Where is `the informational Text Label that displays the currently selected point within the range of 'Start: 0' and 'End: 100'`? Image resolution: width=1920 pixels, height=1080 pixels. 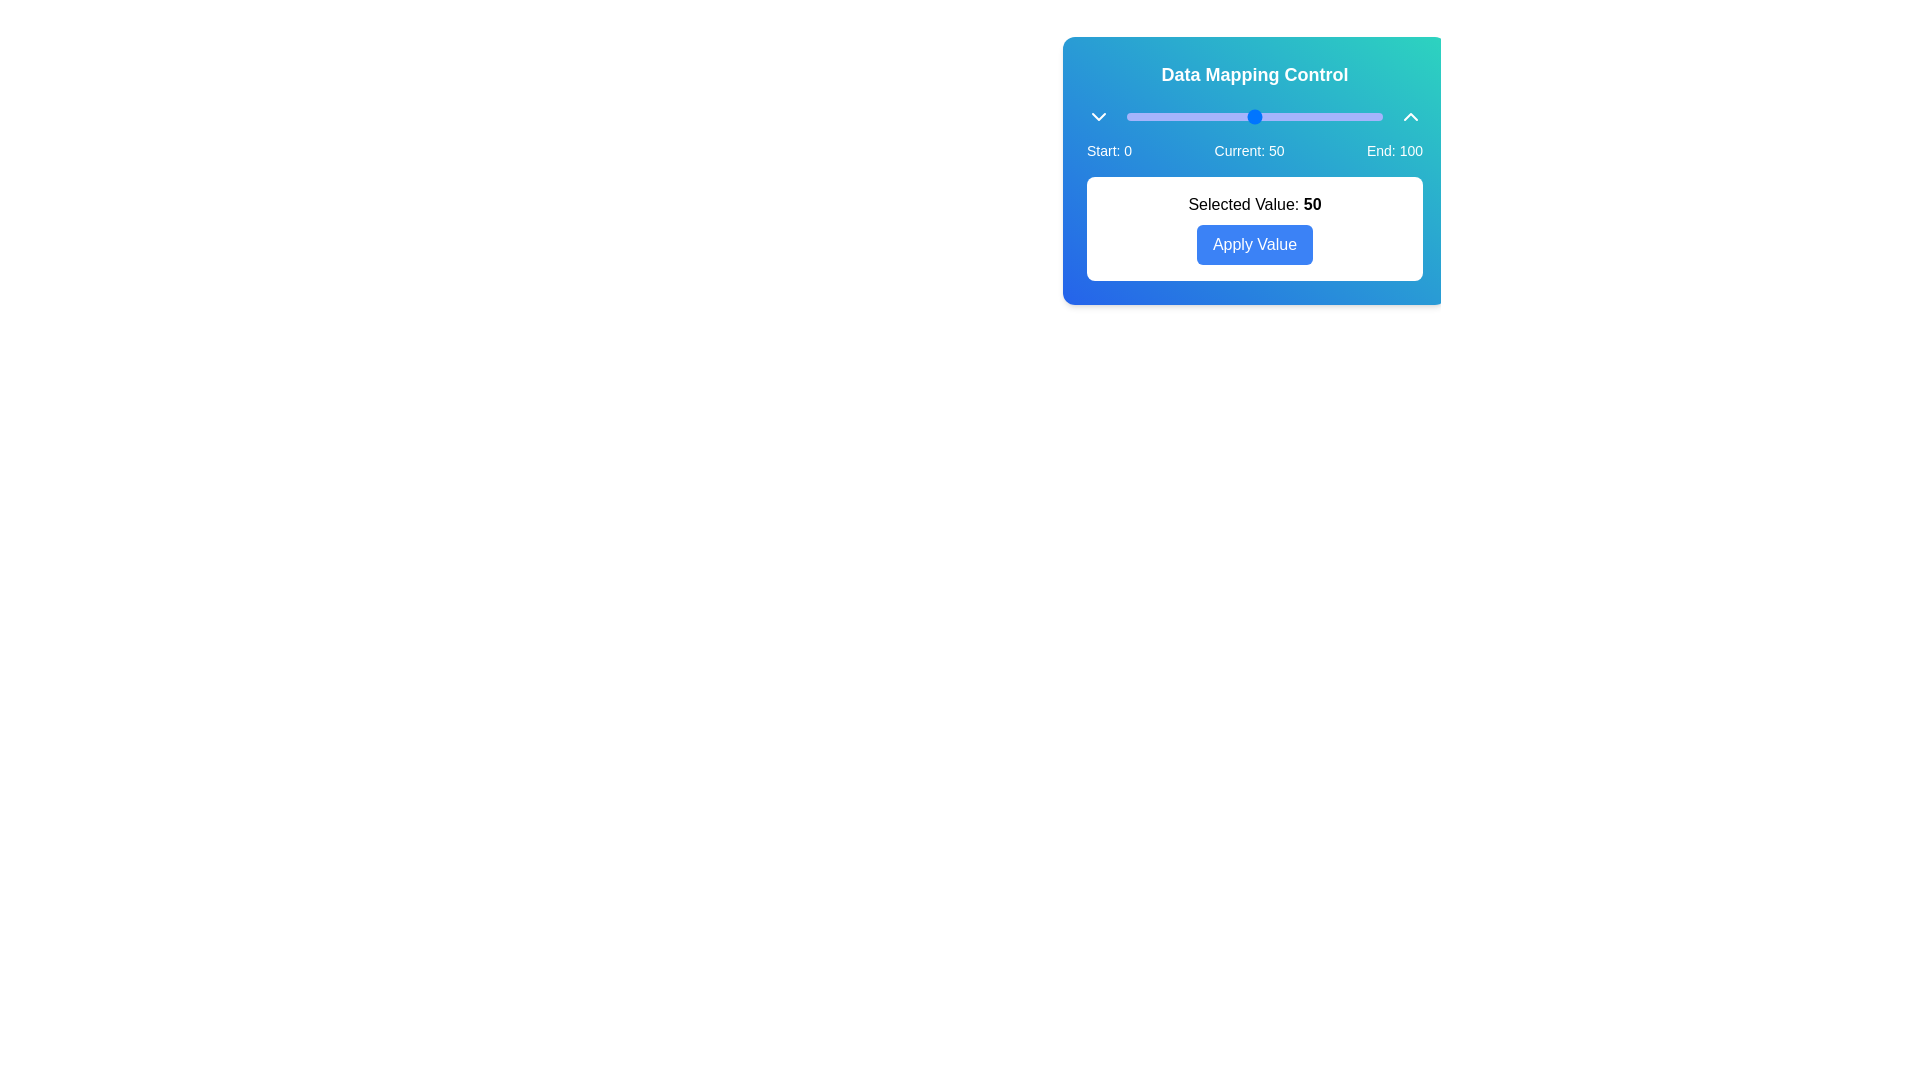
the informational Text Label that displays the currently selected point within the range of 'Start: 0' and 'End: 100' is located at coordinates (1248, 149).